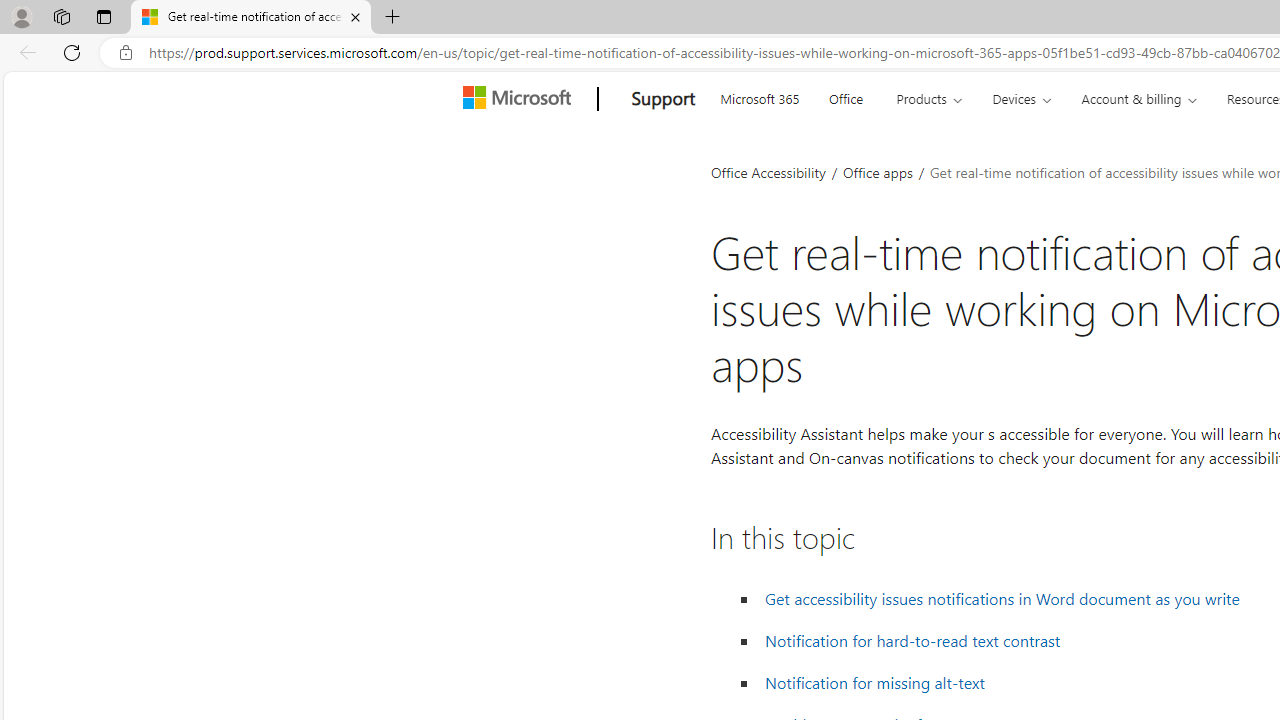 This screenshot has height=720, width=1280. What do you see at coordinates (846, 96) in the screenshot?
I see `'Office'` at bounding box center [846, 96].